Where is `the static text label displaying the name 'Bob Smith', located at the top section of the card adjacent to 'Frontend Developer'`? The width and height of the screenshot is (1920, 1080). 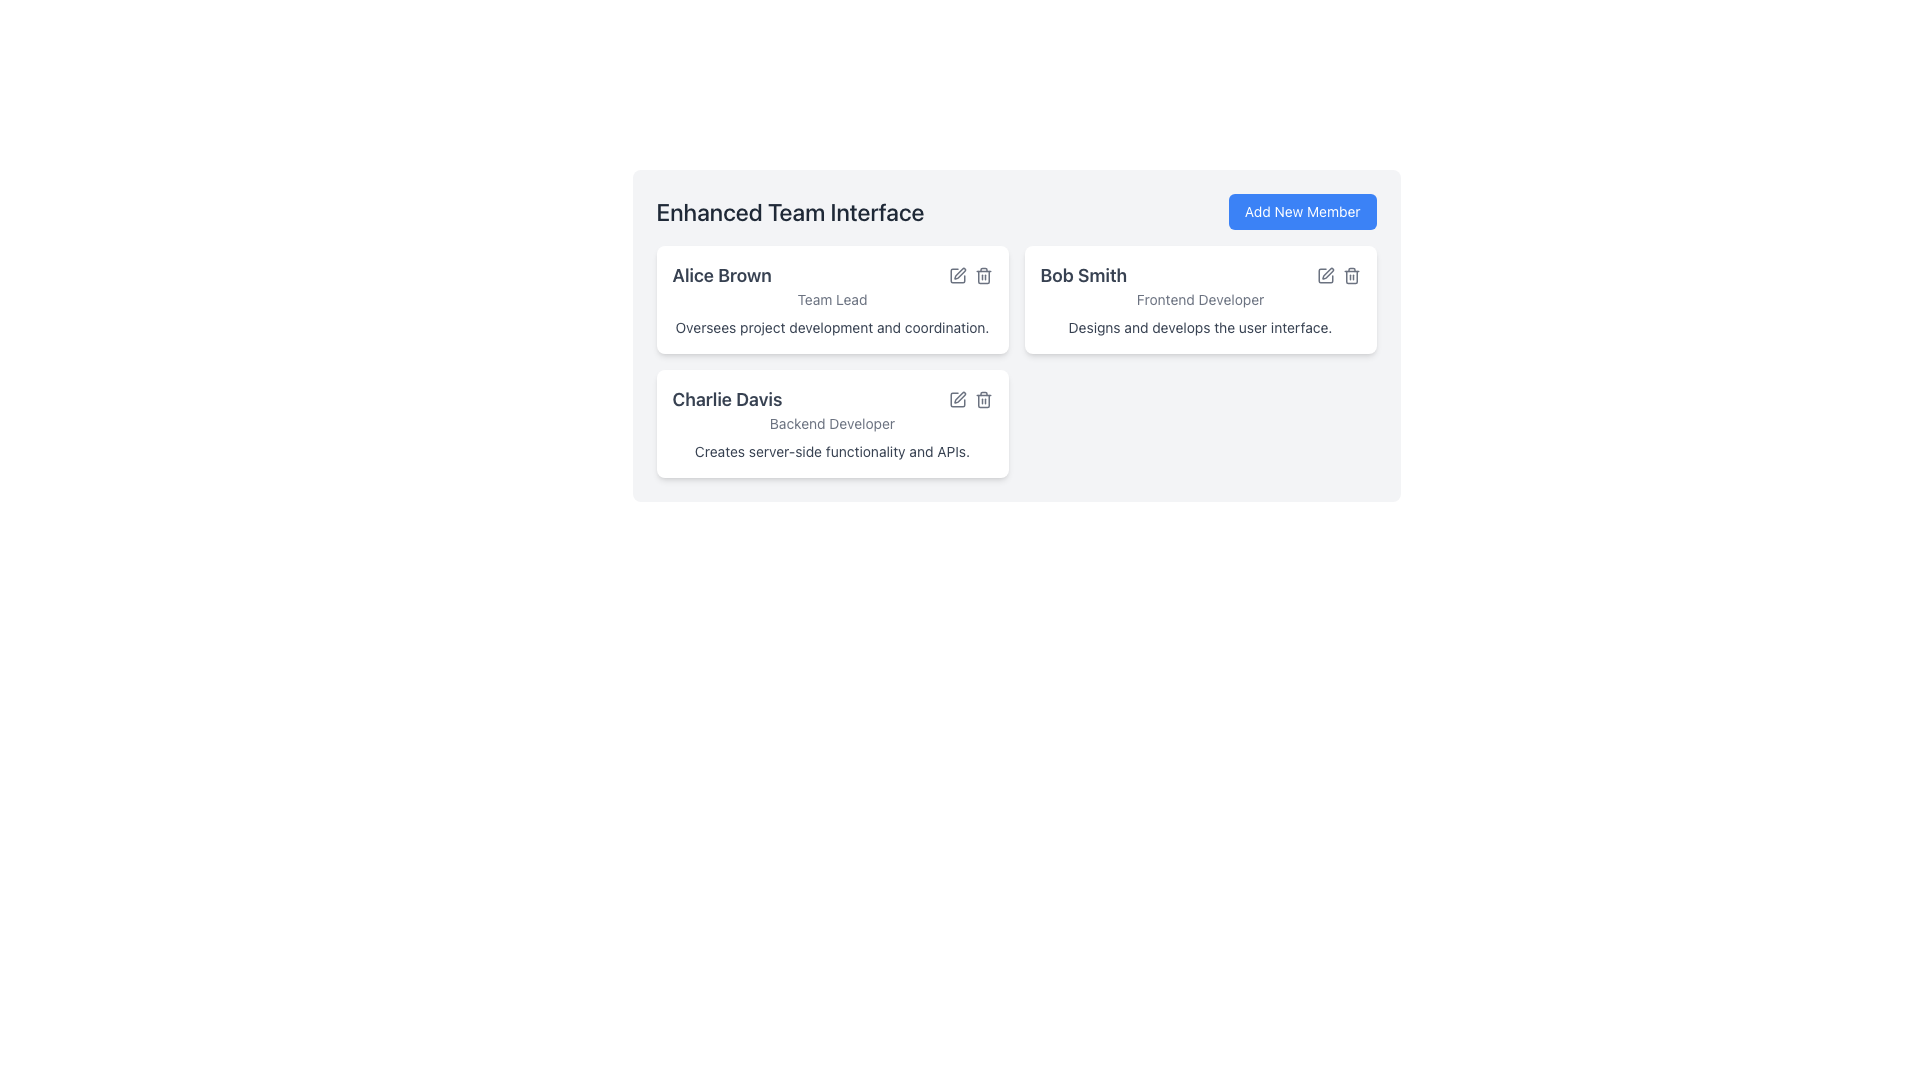 the static text label displaying the name 'Bob Smith', located at the top section of the card adjacent to 'Frontend Developer' is located at coordinates (1082, 276).